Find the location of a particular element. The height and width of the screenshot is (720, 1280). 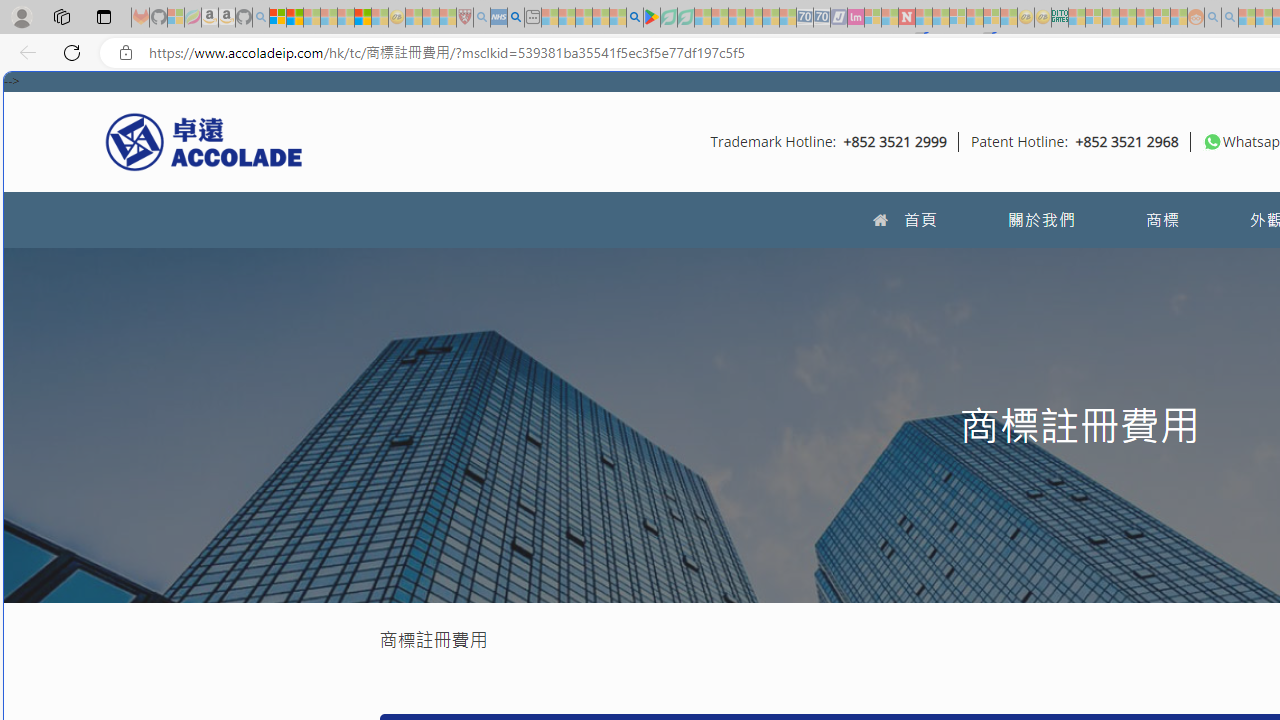

'Microsoft-Report a Concern to Bing - Sleeping' is located at coordinates (176, 17).